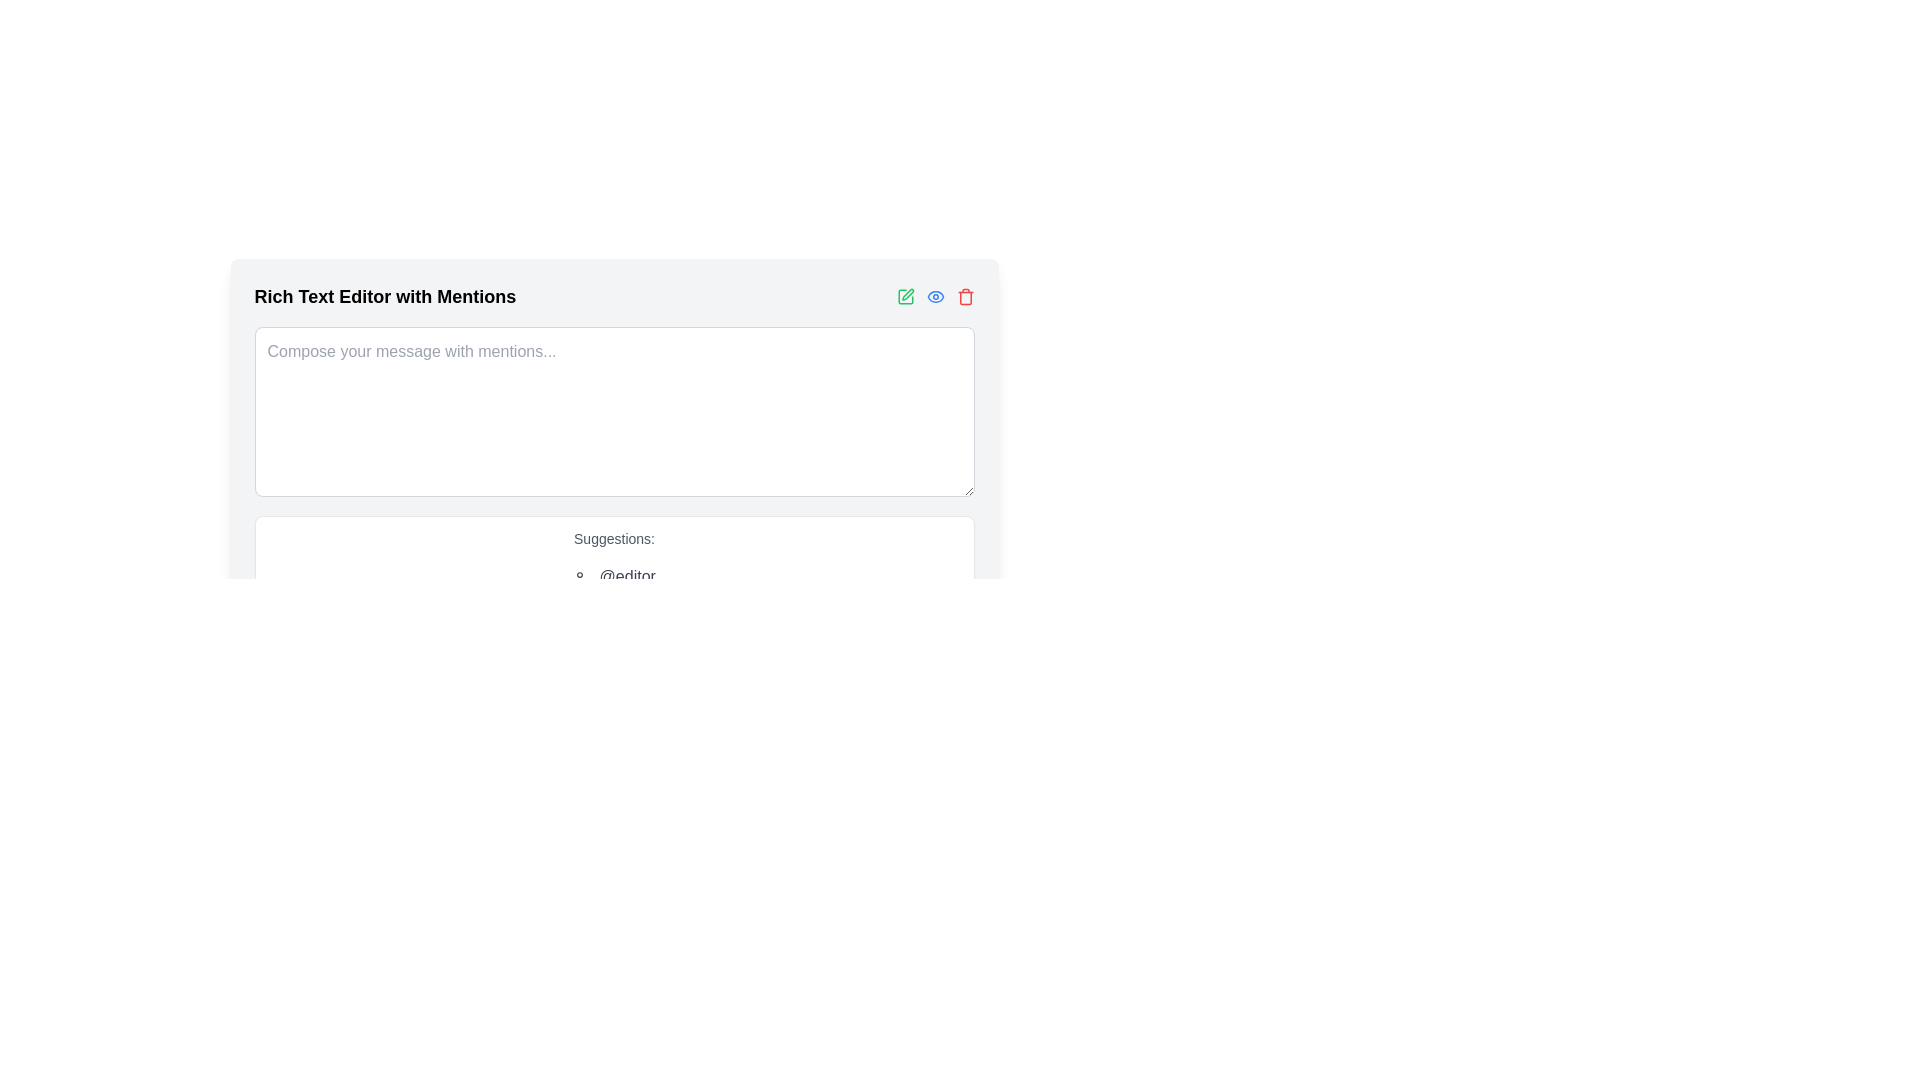  Describe the element at coordinates (579, 577) in the screenshot. I see `the user icon representing user functionality, which is styled with a gray color and appears next to the '@editor' text in the suggestions section` at that location.